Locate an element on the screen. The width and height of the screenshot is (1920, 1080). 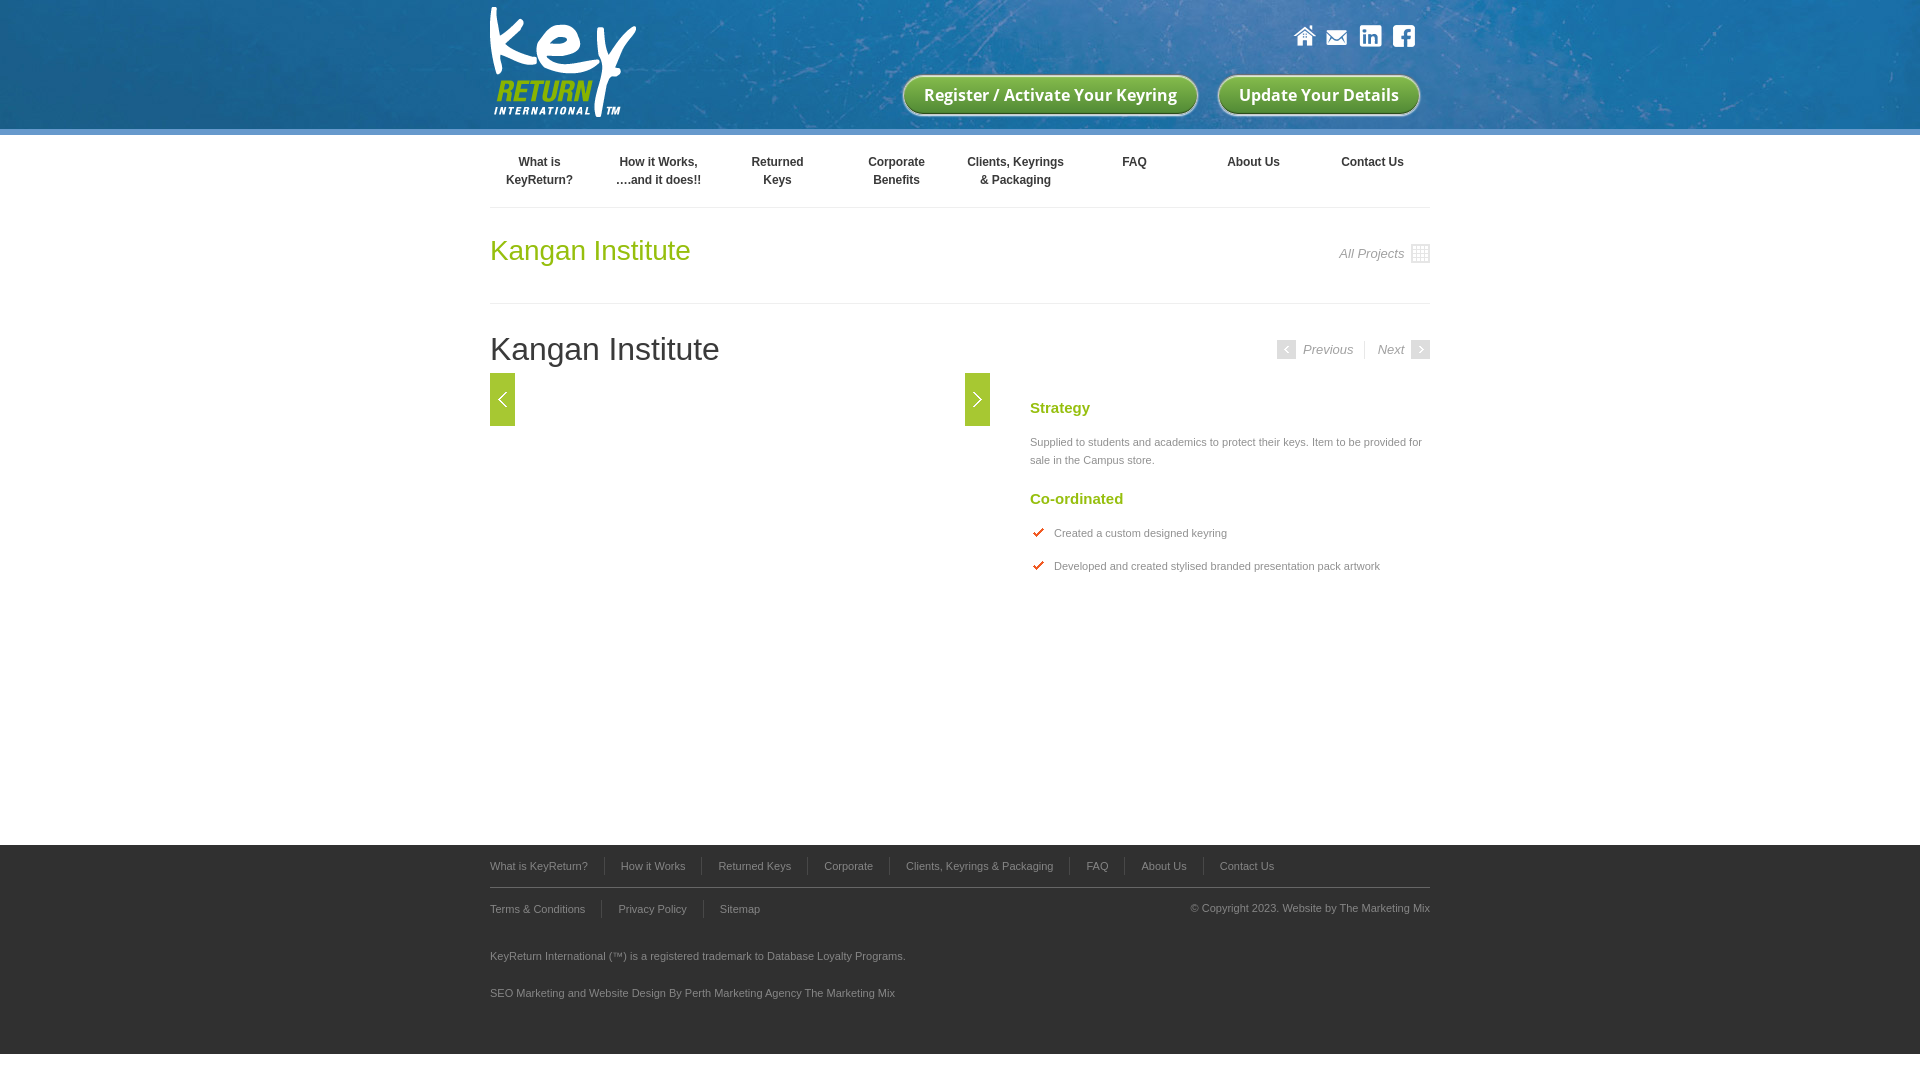
'FAQ' is located at coordinates (1134, 167).